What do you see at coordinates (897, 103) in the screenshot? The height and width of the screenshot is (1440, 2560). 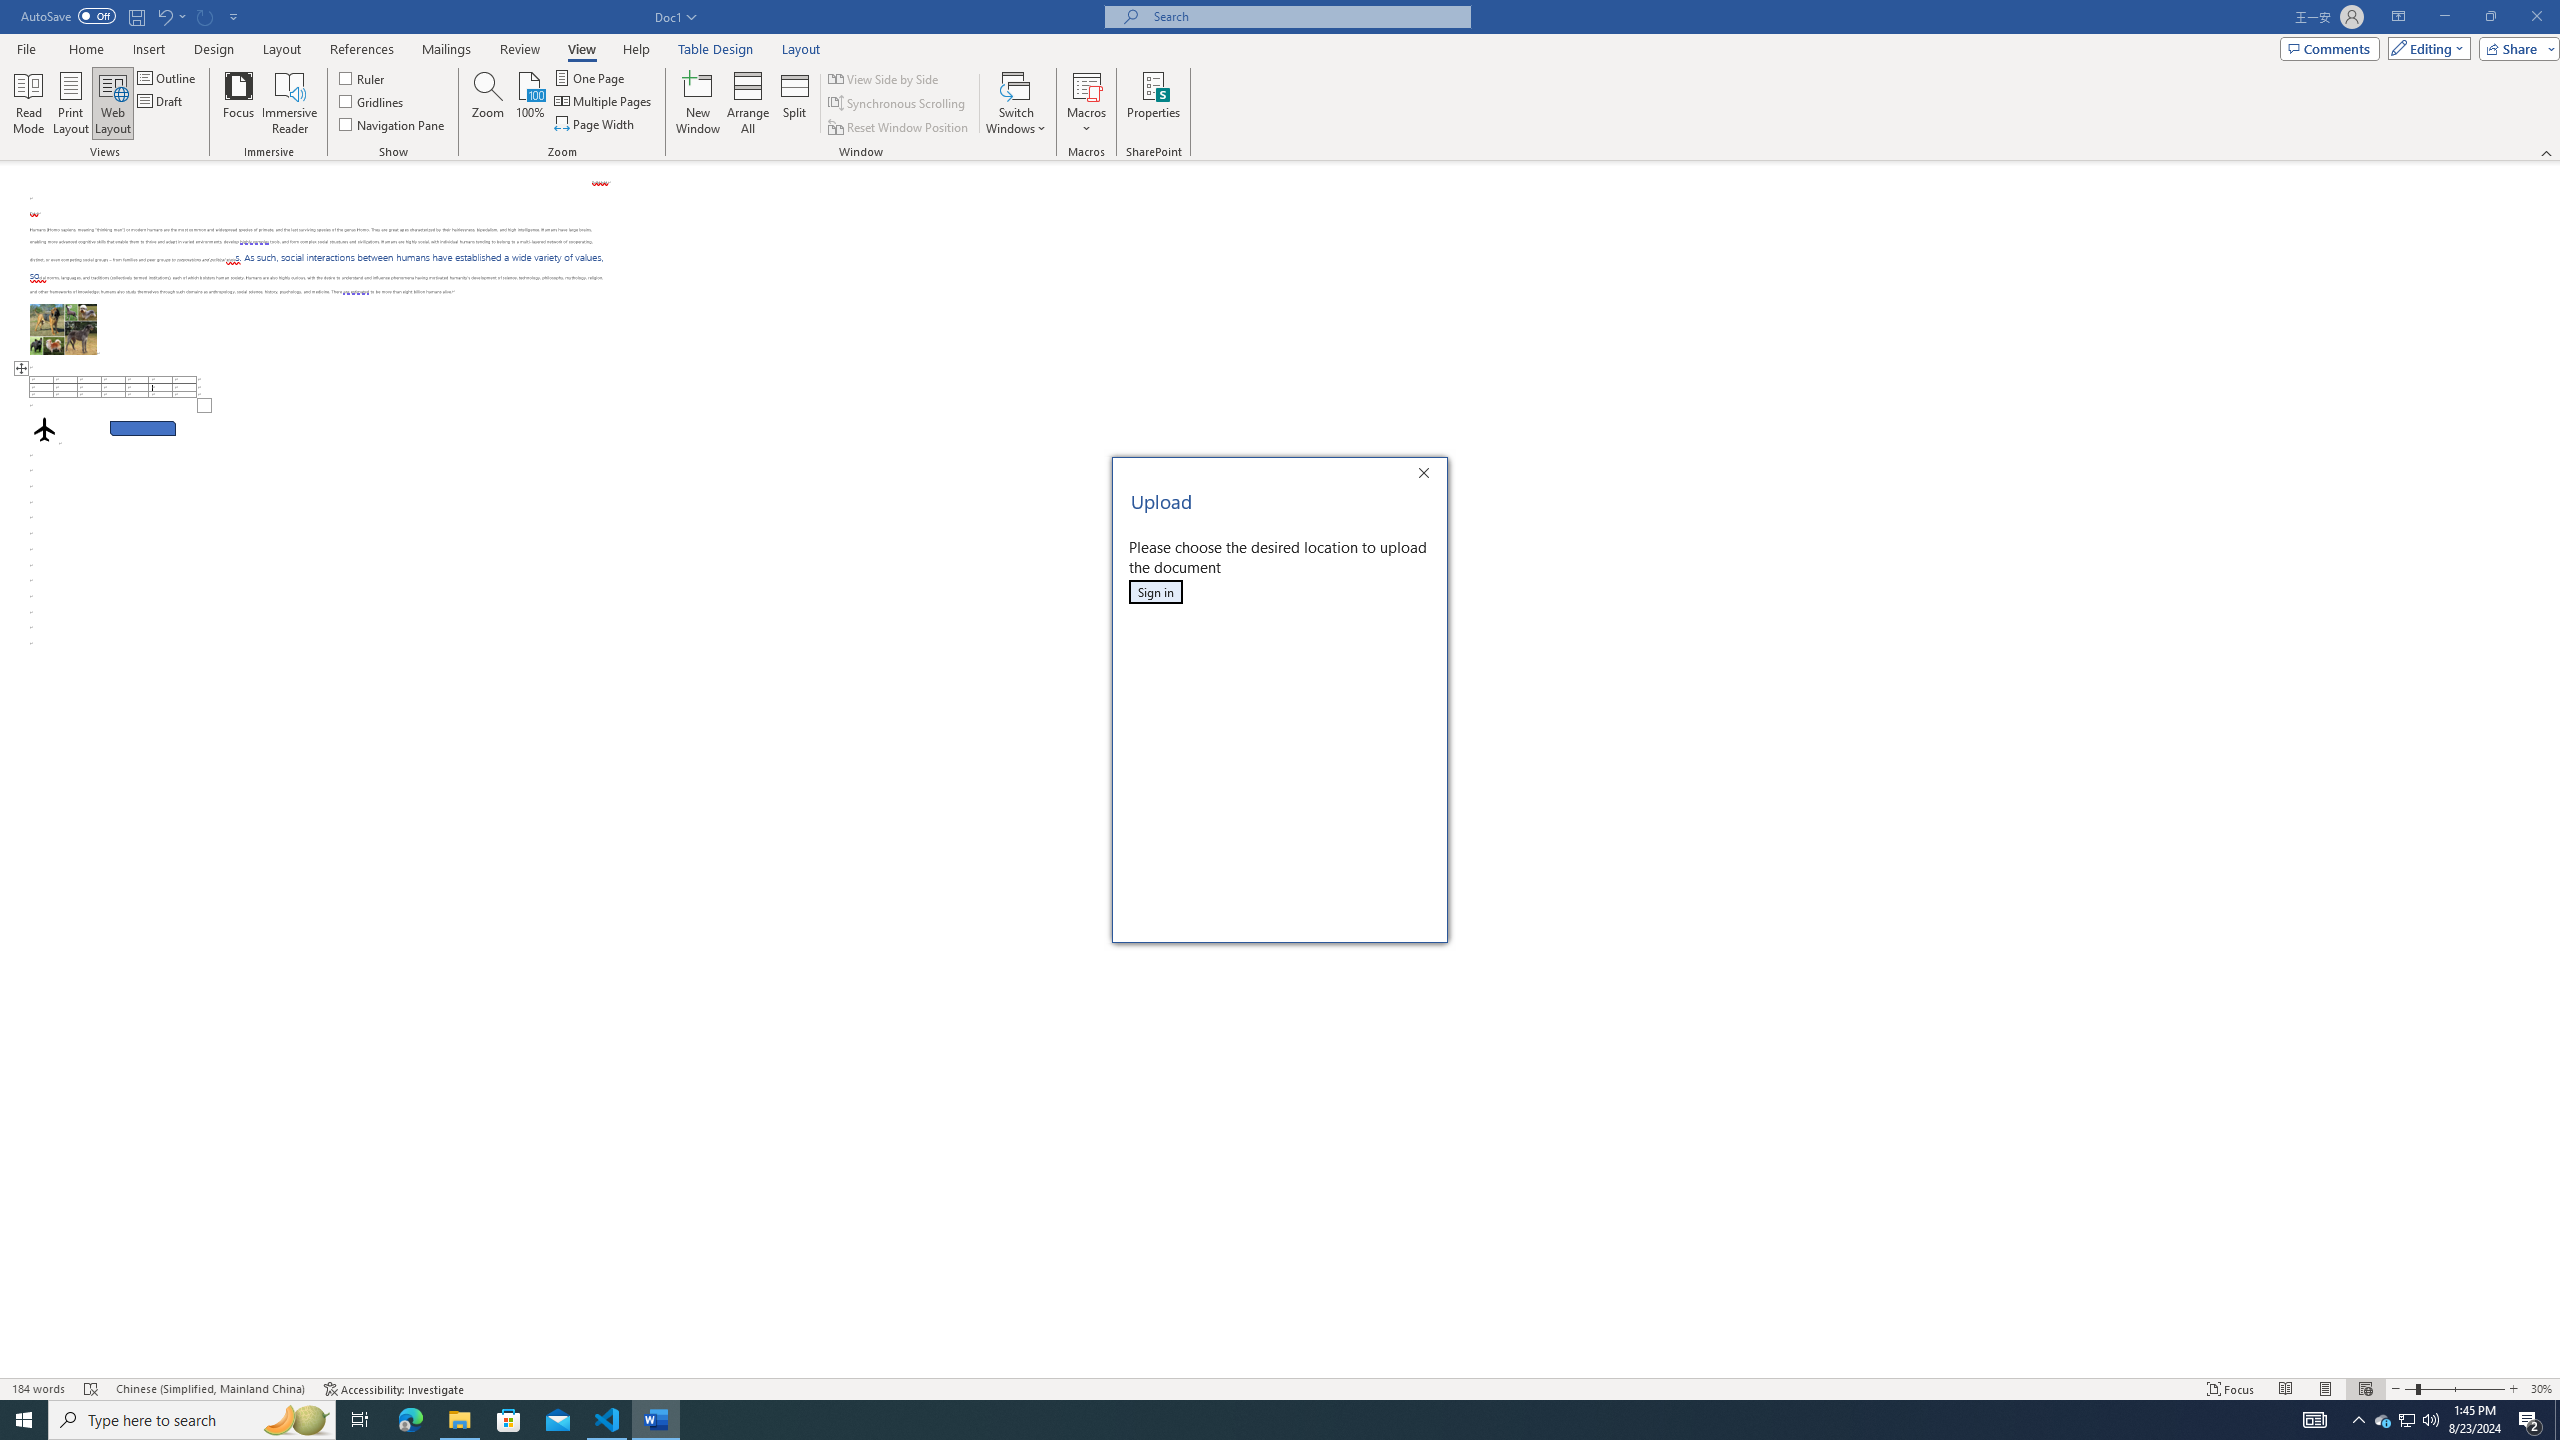 I see `'Synchronous Scrolling'` at bounding box center [897, 103].